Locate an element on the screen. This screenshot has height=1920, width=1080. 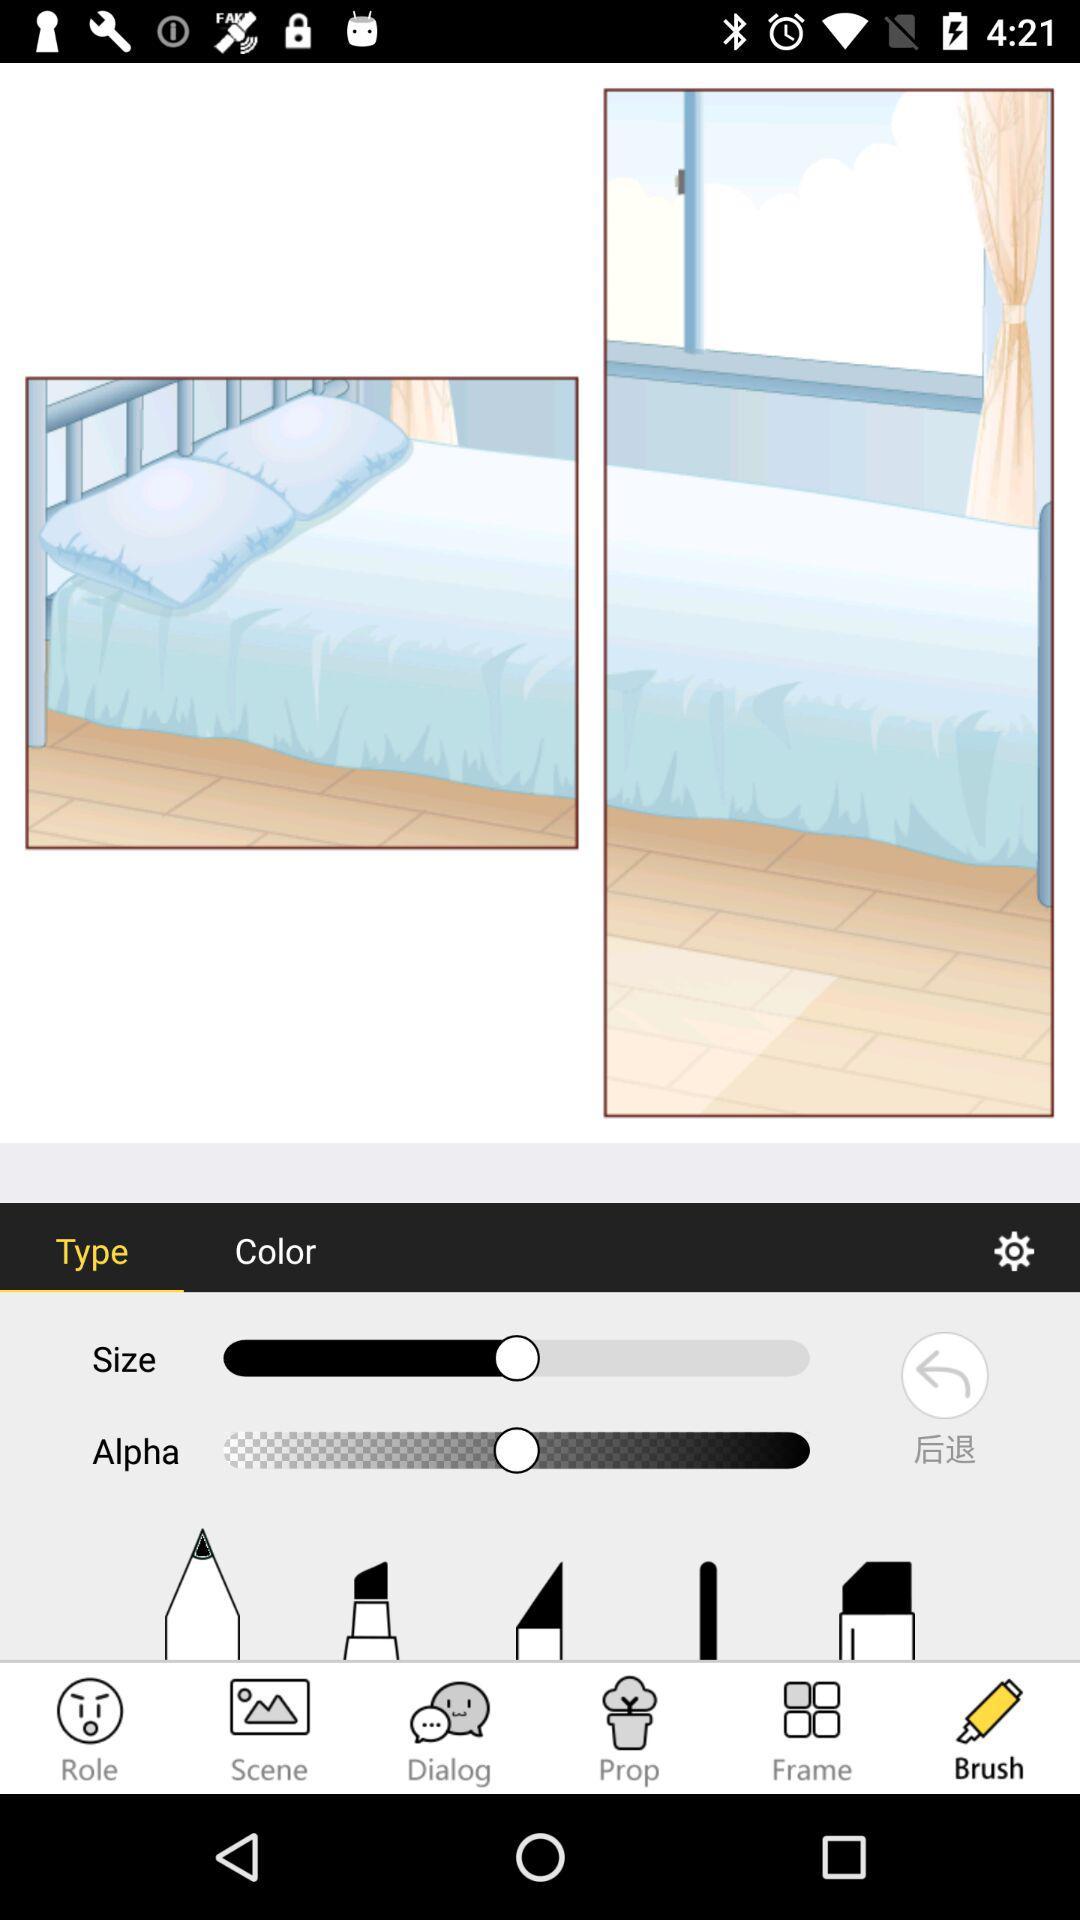
the chat icon is located at coordinates (450, 1730).